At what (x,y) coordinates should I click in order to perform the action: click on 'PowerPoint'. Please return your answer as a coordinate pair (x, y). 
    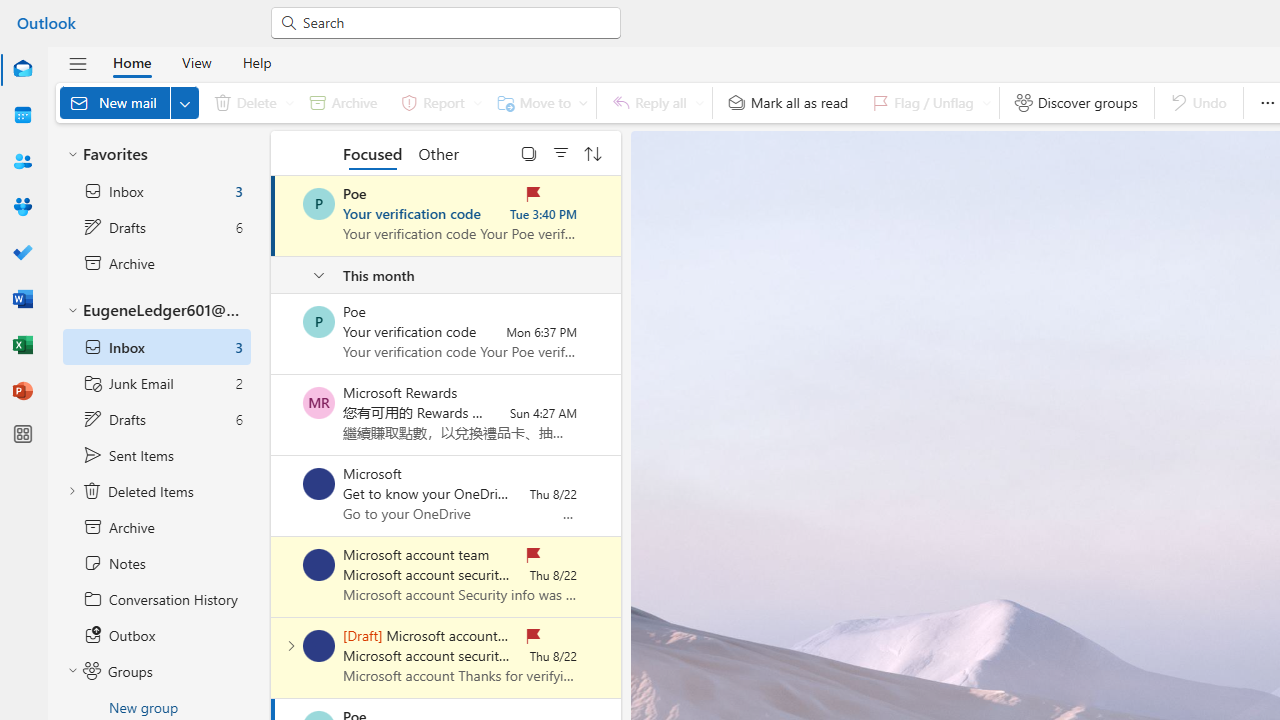
    Looking at the image, I should click on (23, 392).